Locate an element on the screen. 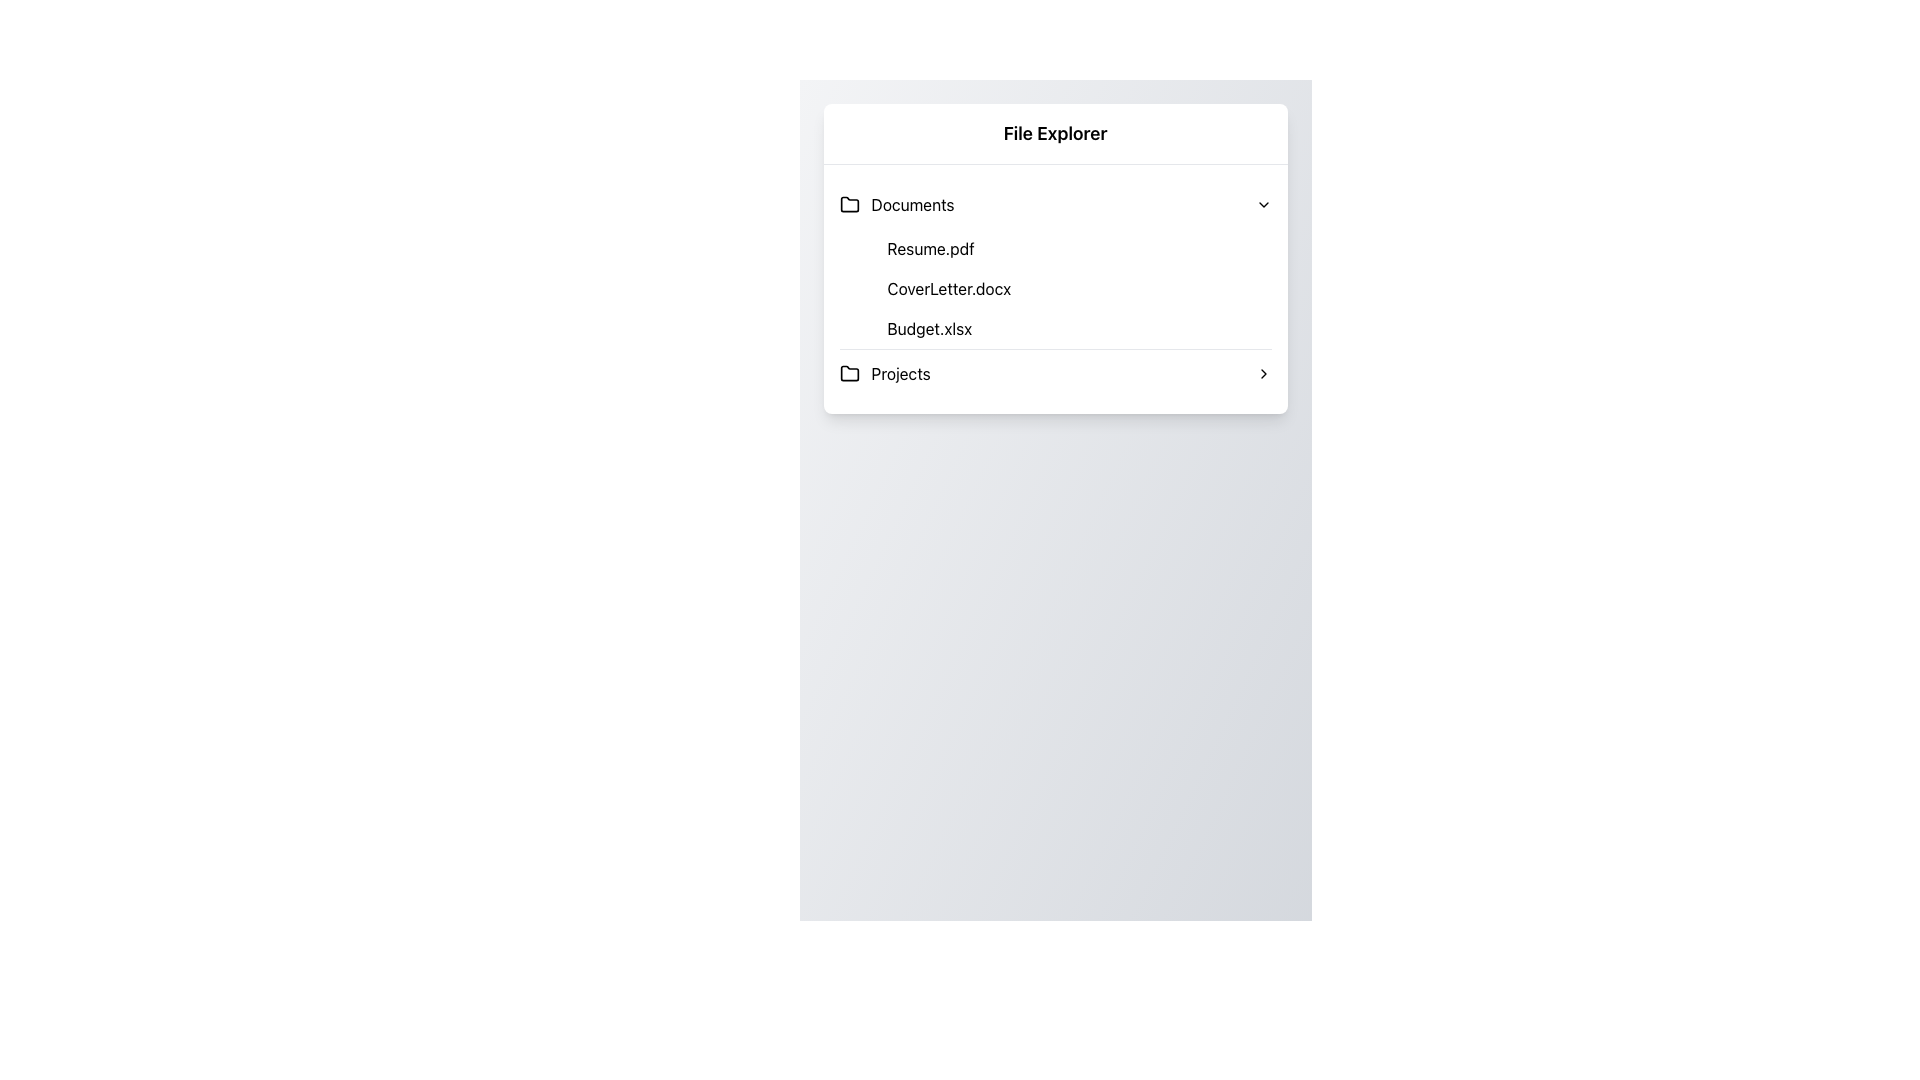 The width and height of the screenshot is (1920, 1080). the 'Documents' button which is the first item in the list of the 'File Explorer' interface, featuring a folder icon on the left and the text 'Documents' on the right is located at coordinates (896, 204).